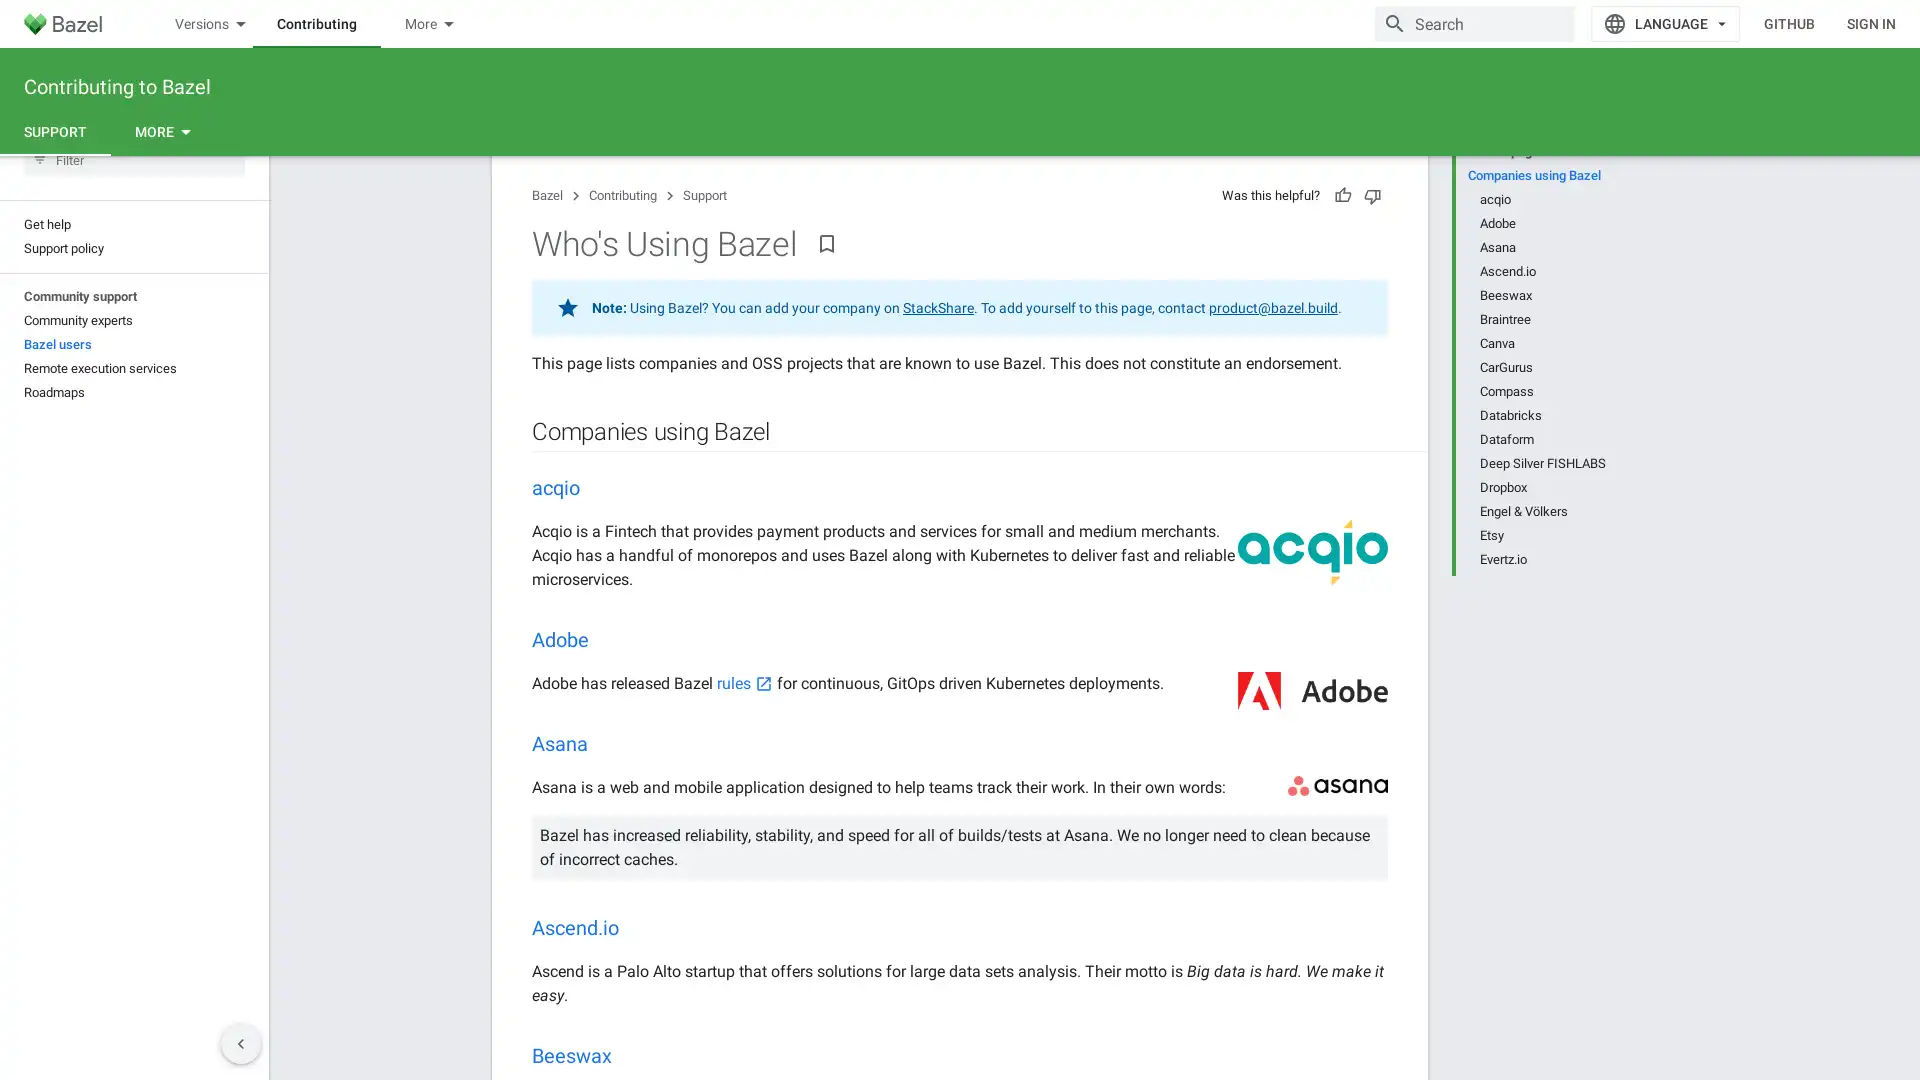  What do you see at coordinates (1371, 230) in the screenshot?
I see `Not helpful` at bounding box center [1371, 230].